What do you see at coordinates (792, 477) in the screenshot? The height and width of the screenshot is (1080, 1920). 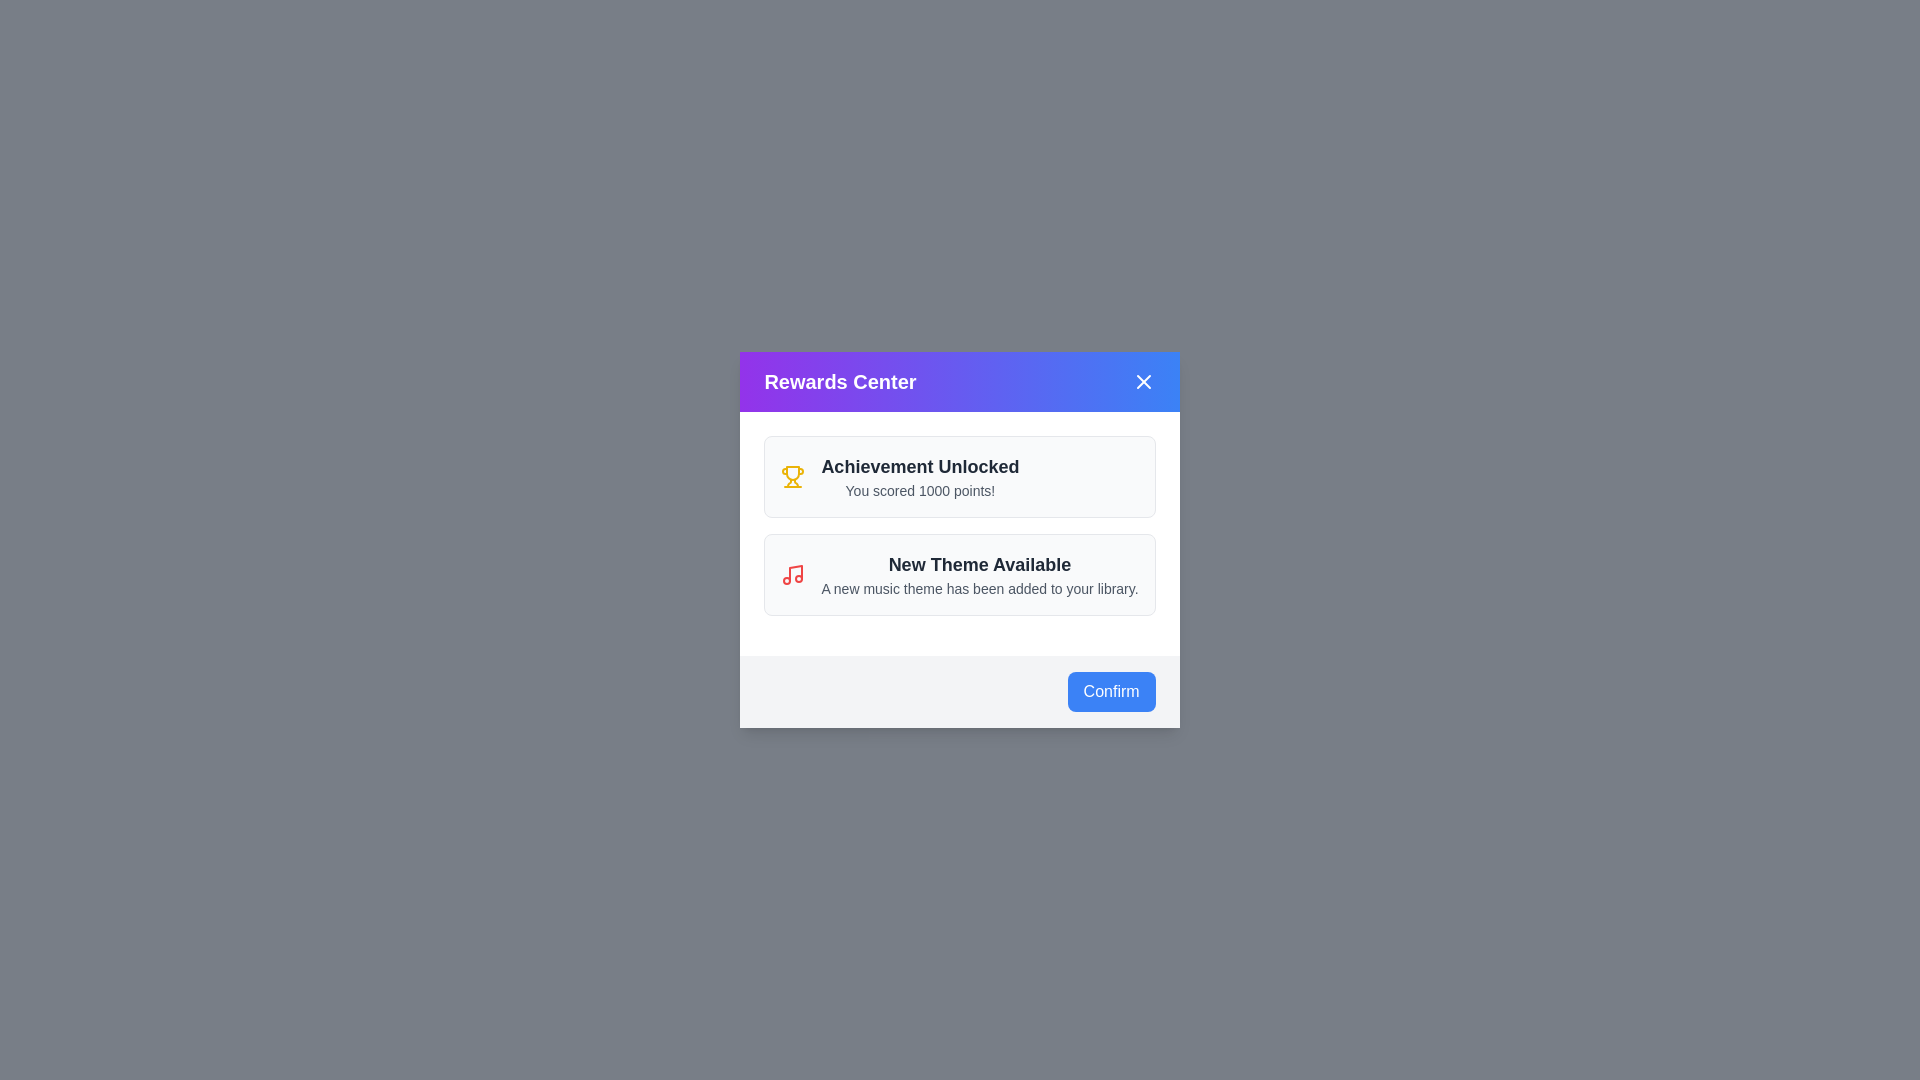 I see `the icon associated with the reward item Achievement Unlocked` at bounding box center [792, 477].